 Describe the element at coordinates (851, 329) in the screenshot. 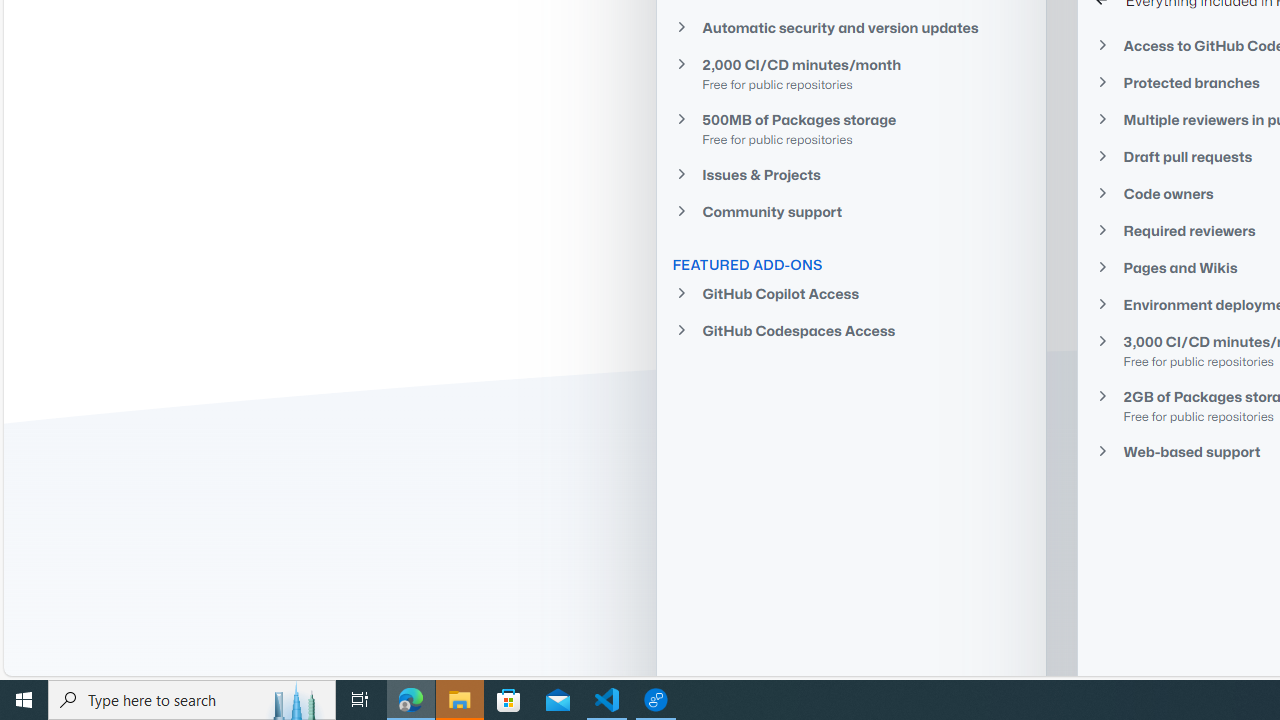

I see `'GitHub Codespaces Access'` at that location.